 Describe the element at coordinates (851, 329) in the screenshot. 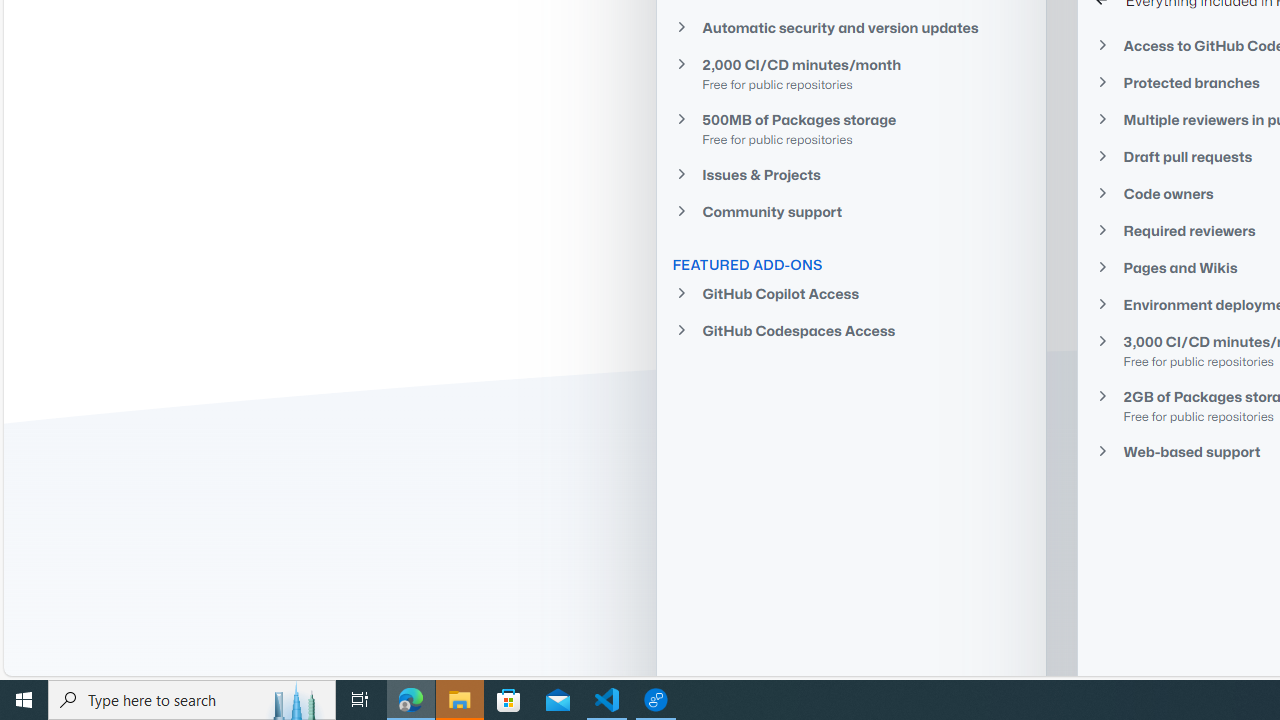

I see `'GitHub Codespaces Access'` at that location.